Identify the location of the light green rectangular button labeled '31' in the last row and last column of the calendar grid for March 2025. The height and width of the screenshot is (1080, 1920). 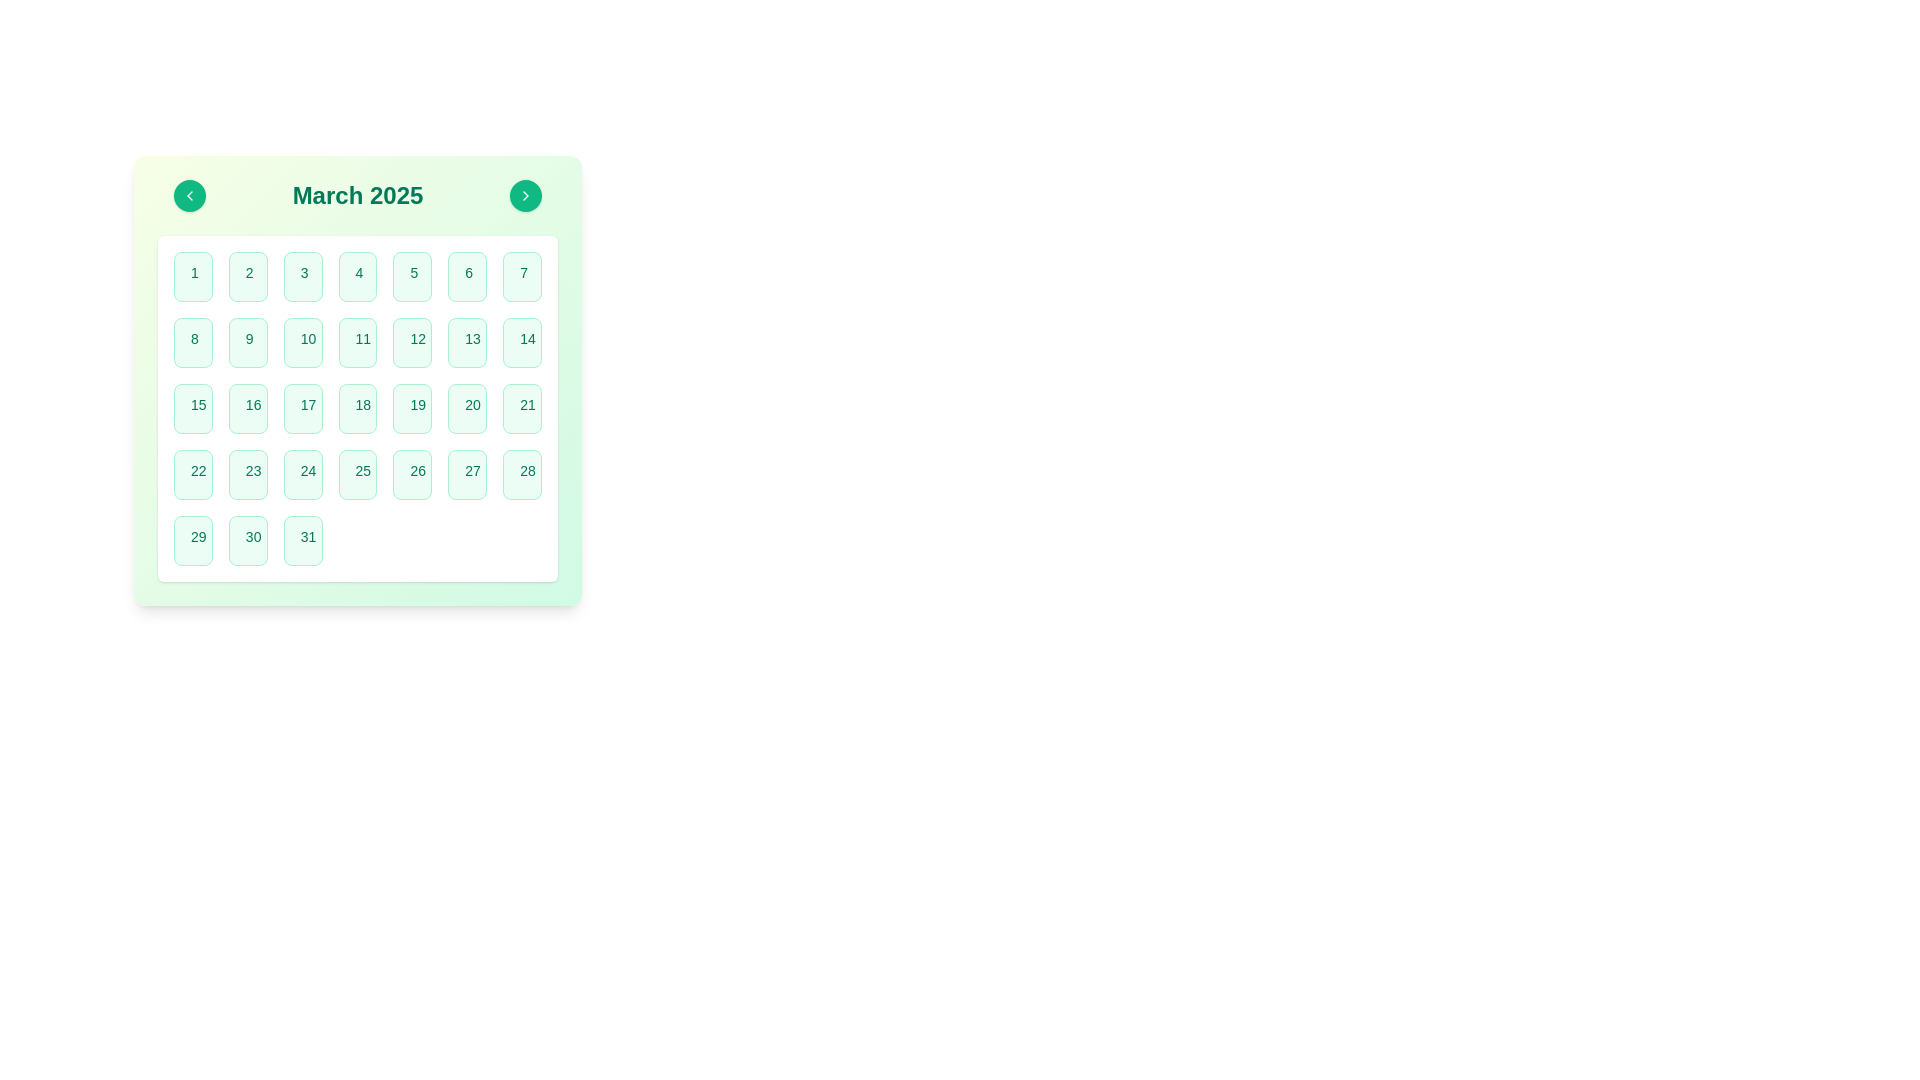
(302, 540).